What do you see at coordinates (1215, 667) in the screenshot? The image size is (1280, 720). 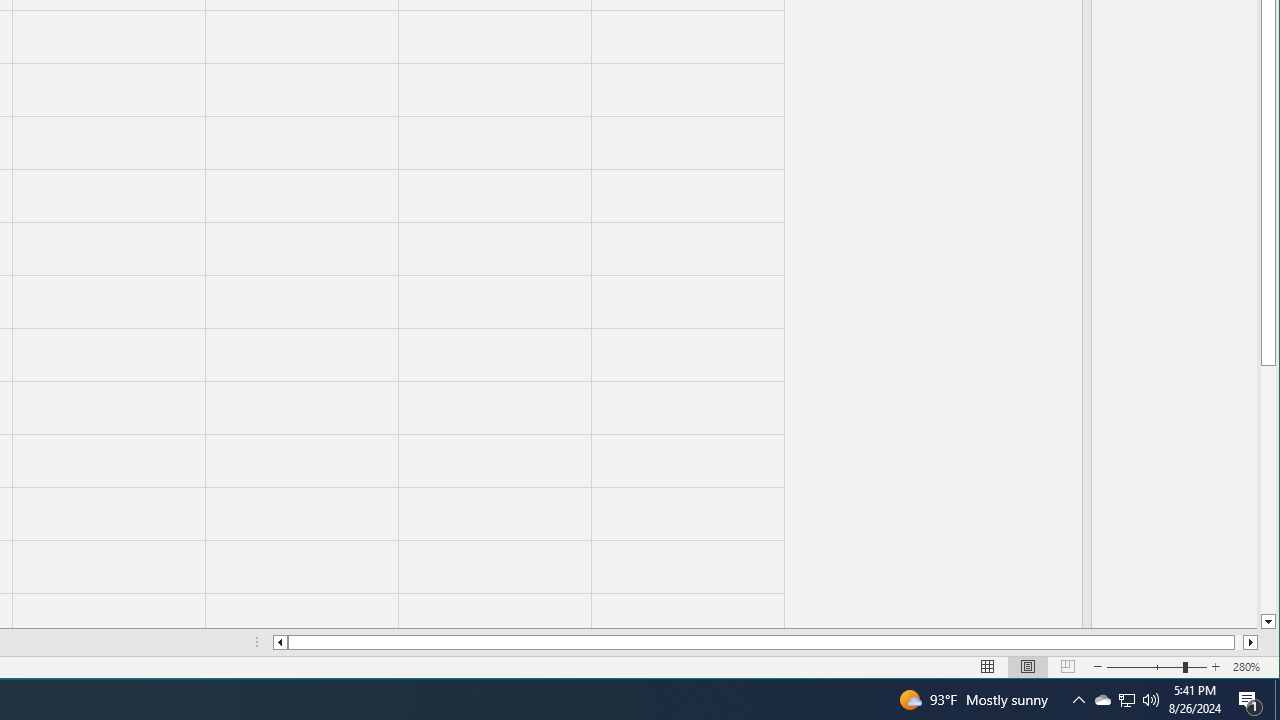 I see `'Zoom In'` at bounding box center [1215, 667].